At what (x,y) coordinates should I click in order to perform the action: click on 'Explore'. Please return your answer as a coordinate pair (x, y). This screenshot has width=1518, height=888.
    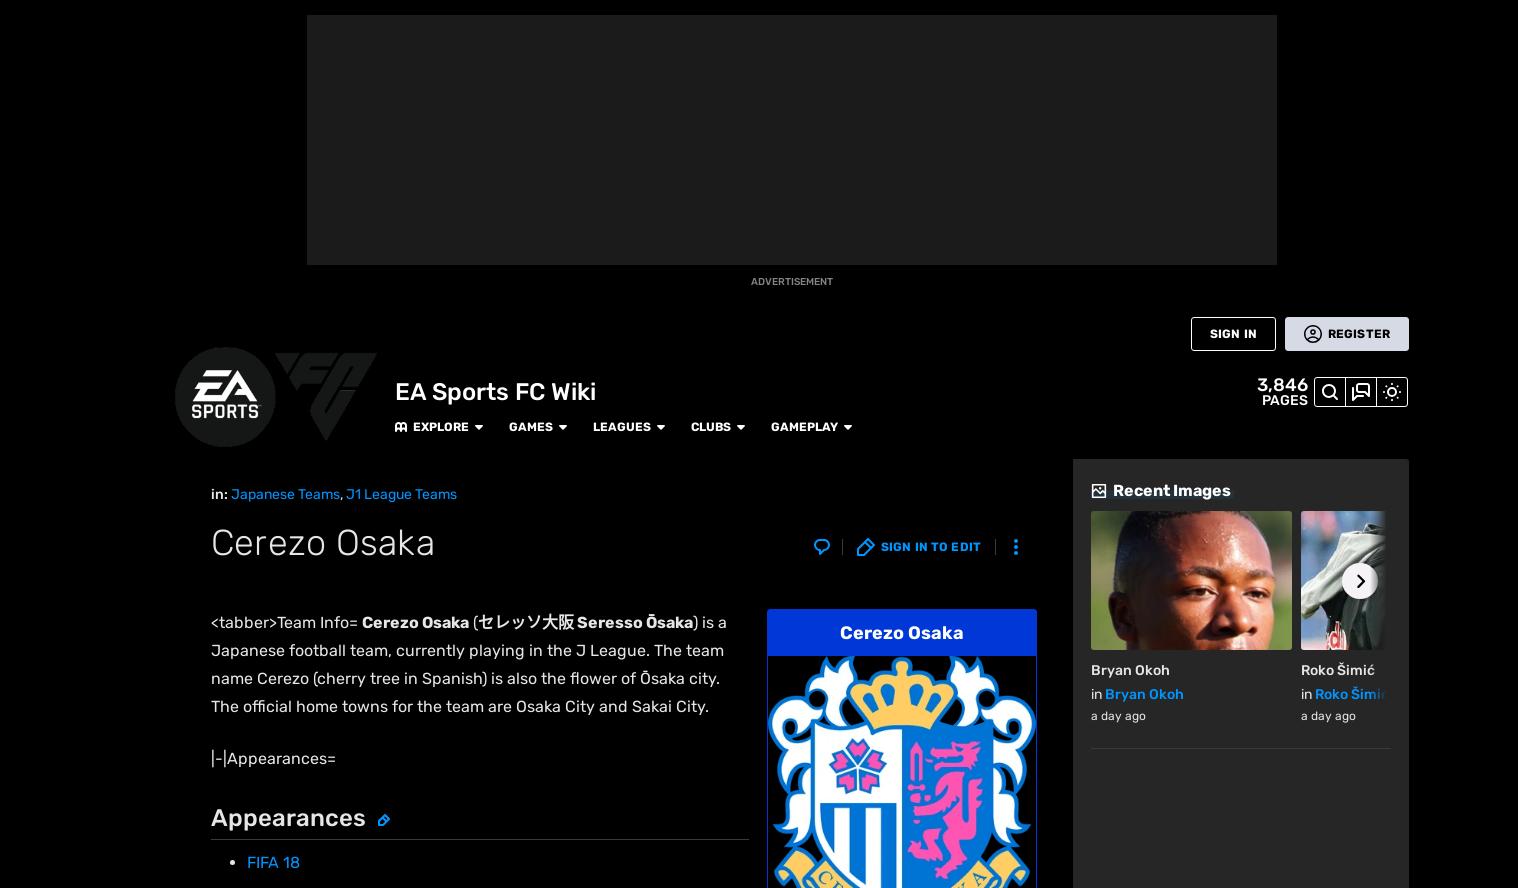
    Looking at the image, I should click on (349, 22).